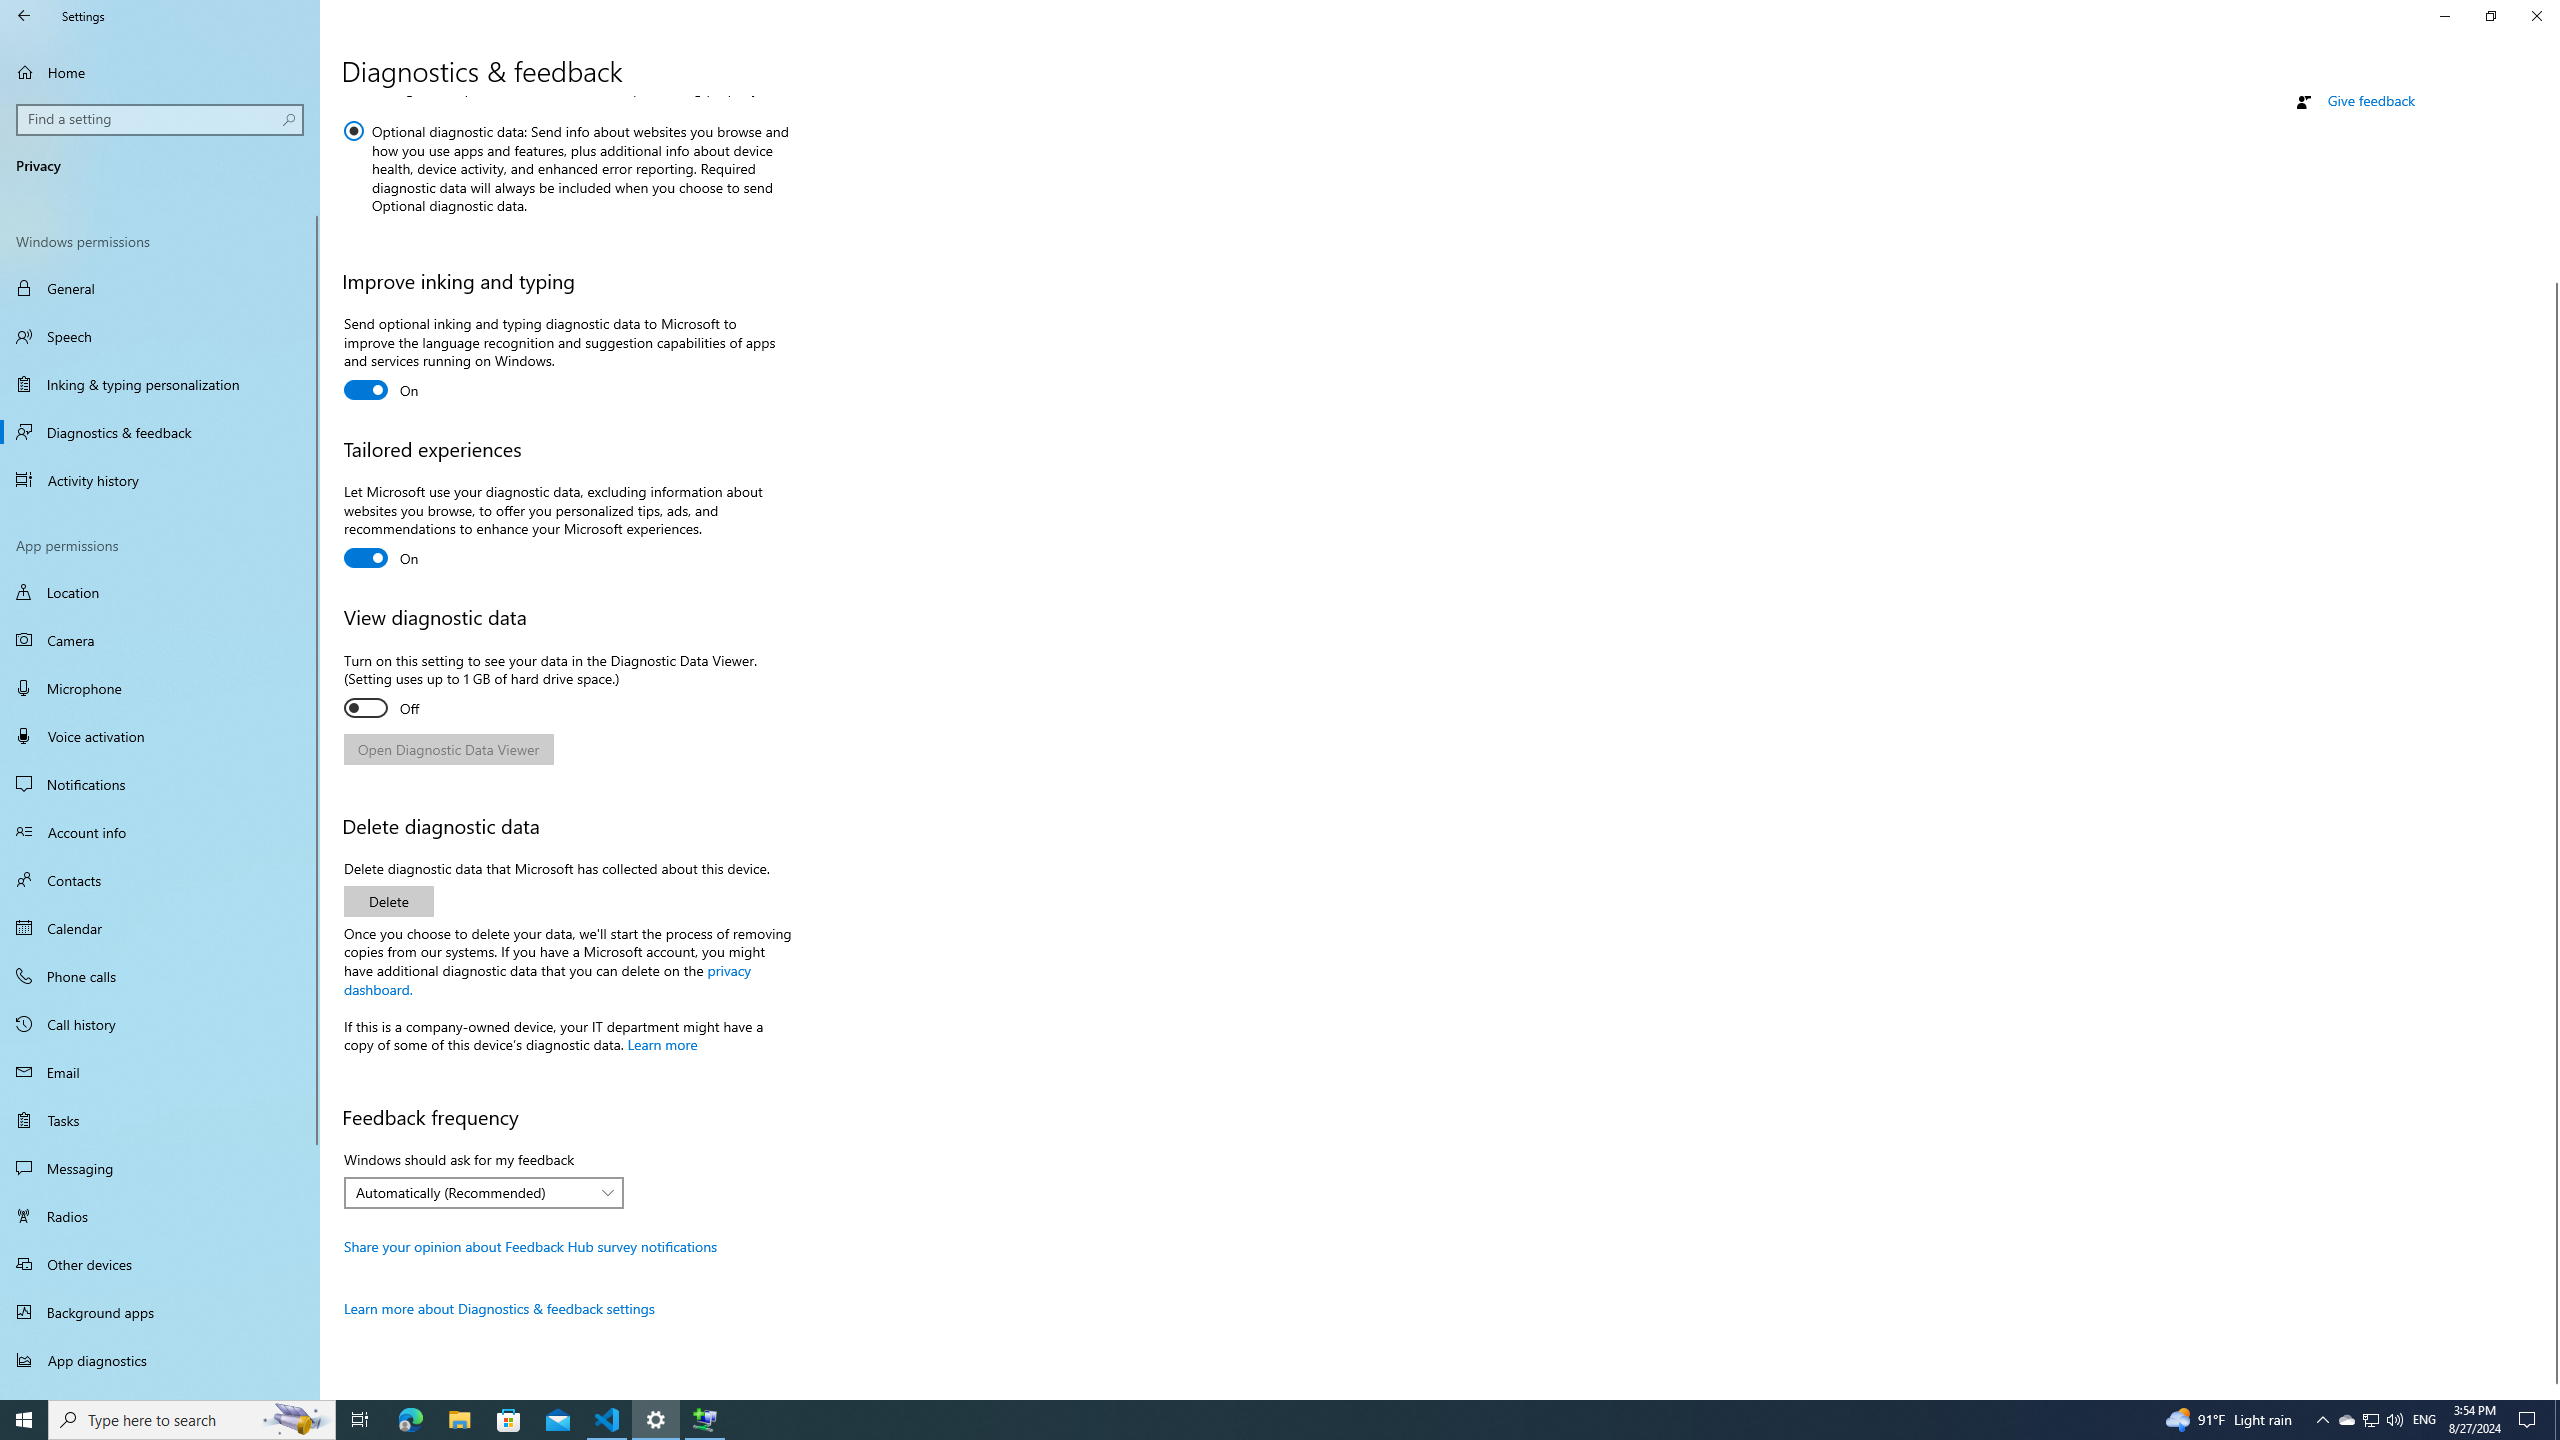 The image size is (2560, 1440). What do you see at coordinates (498, 1307) in the screenshot?
I see `'Learn more about Diagnostics & feedback settings'` at bounding box center [498, 1307].